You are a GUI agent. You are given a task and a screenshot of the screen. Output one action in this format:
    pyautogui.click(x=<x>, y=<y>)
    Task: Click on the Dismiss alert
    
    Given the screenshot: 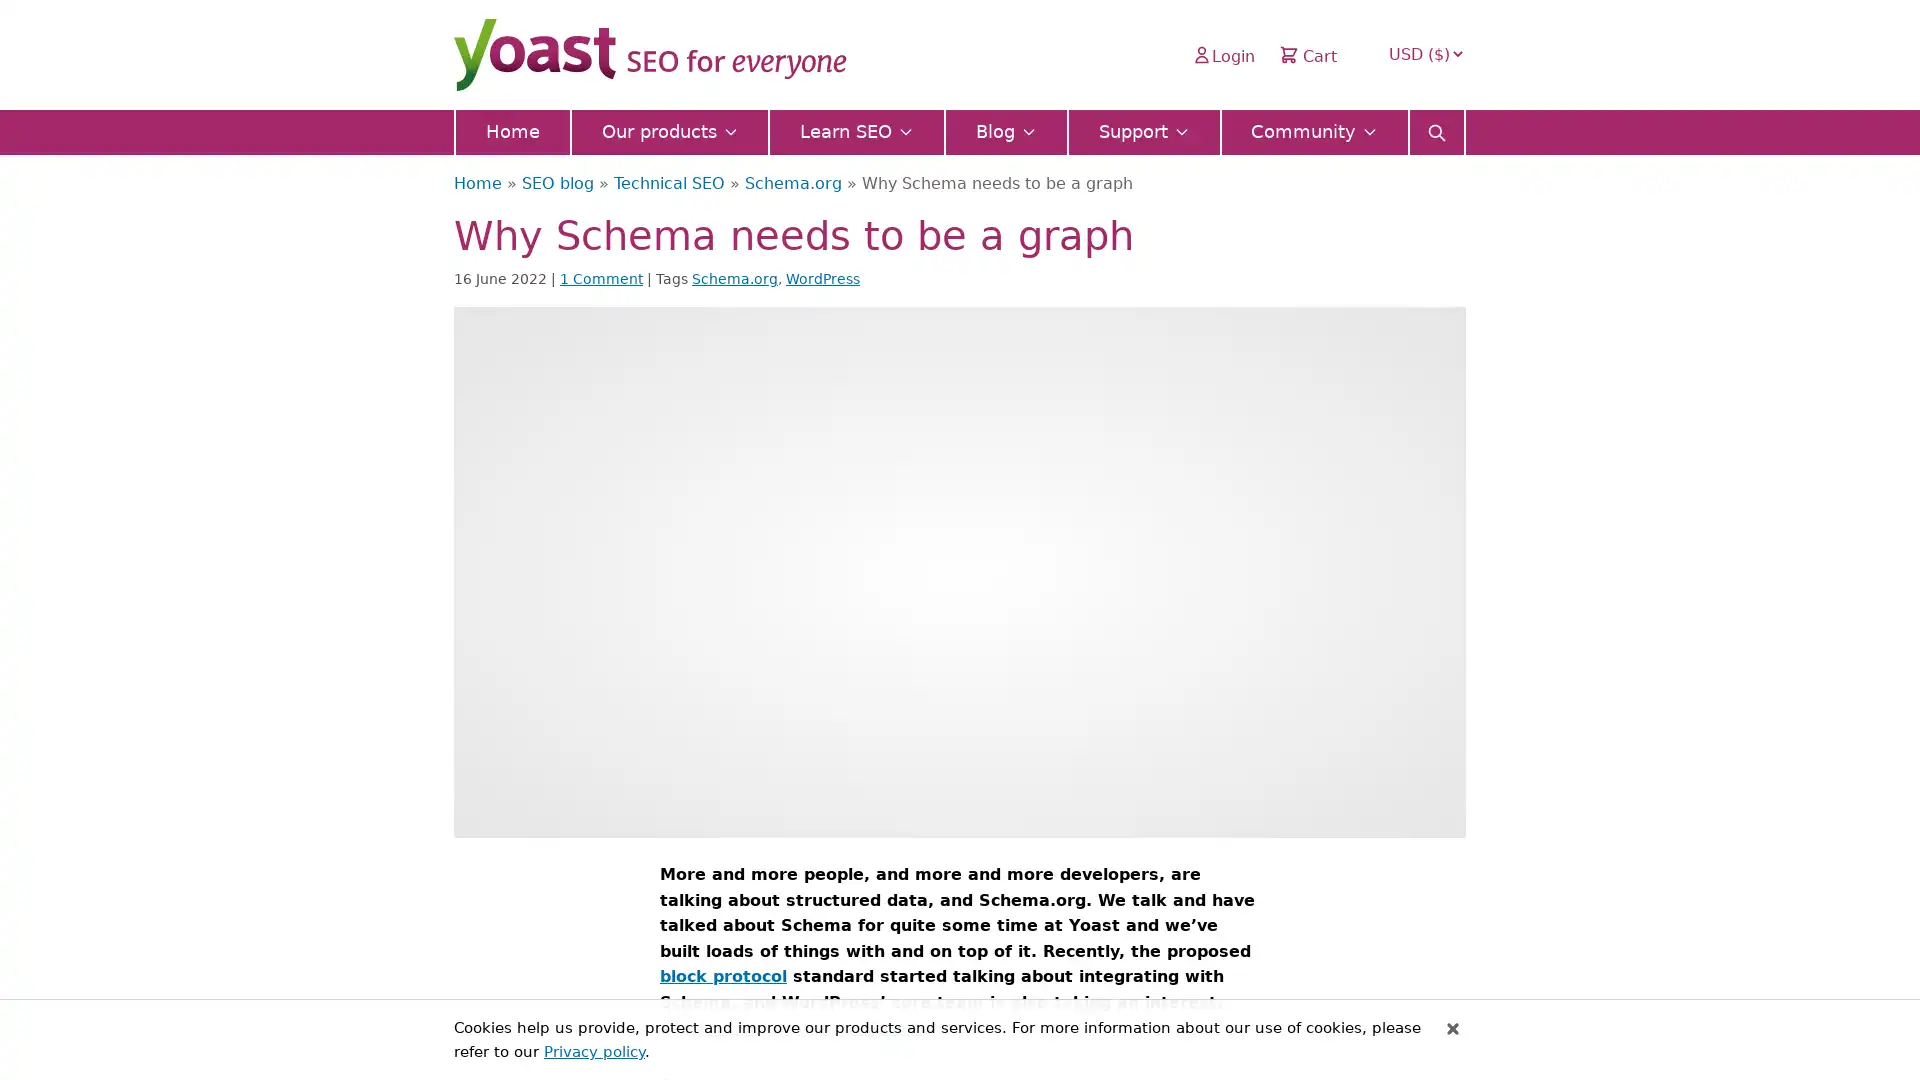 What is the action you would take?
    pyautogui.click(x=1453, y=1028)
    